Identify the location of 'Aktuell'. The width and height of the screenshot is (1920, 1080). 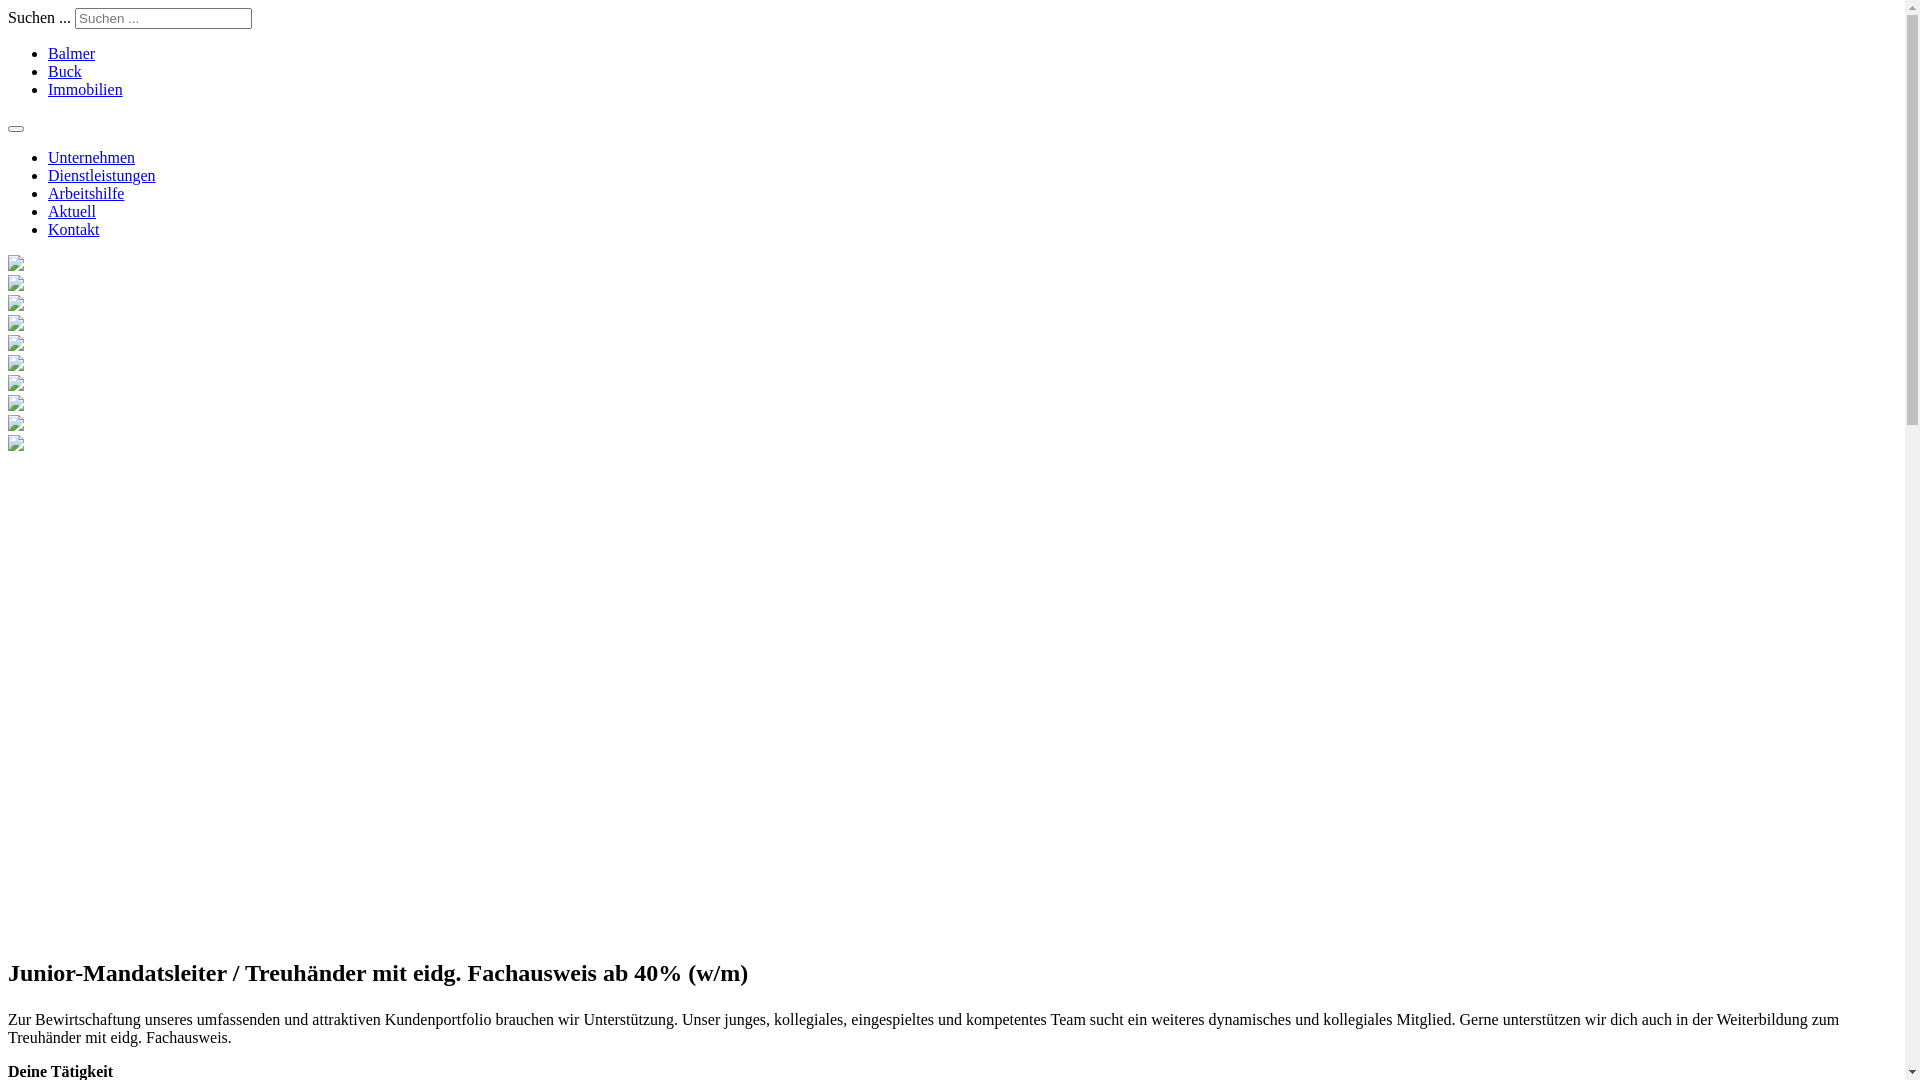
(72, 211).